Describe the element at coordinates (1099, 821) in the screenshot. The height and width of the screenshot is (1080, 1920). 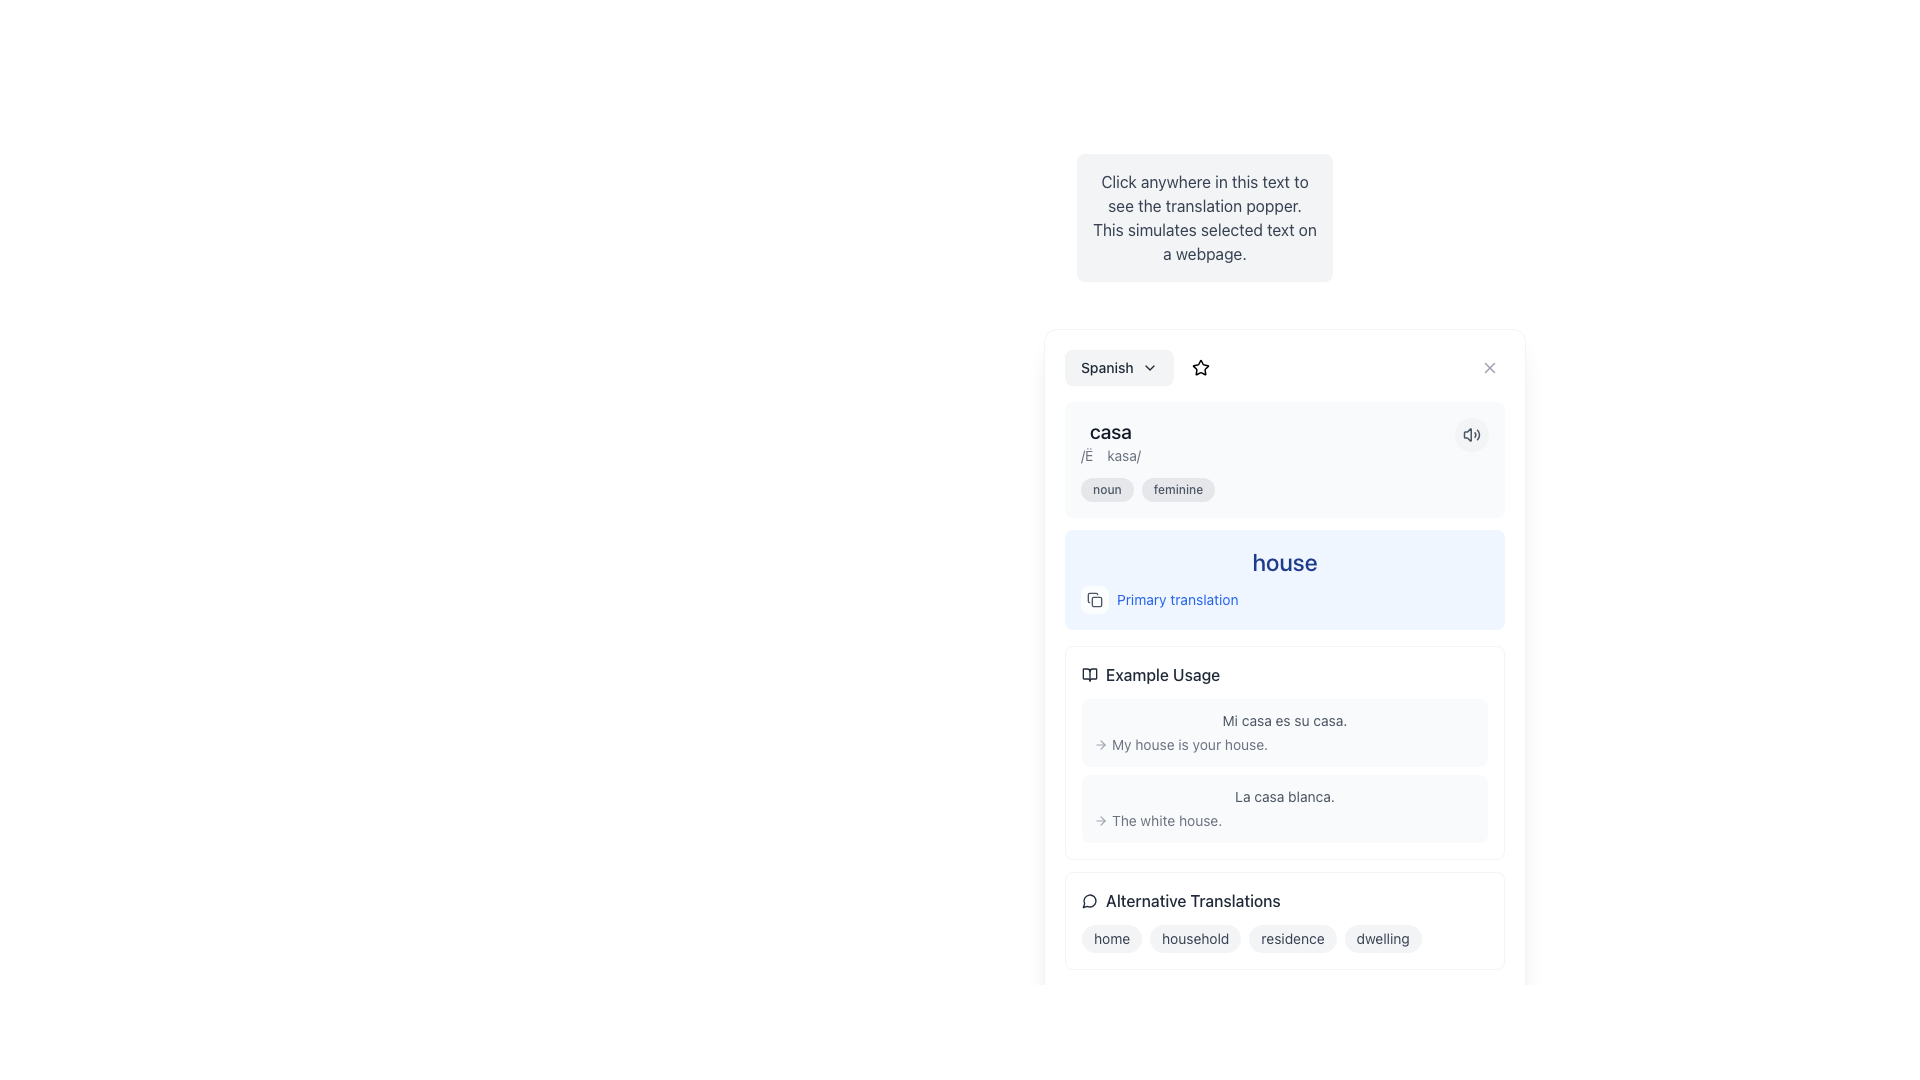
I see `the icon located to the left of the phrase 'The white house'` at that location.